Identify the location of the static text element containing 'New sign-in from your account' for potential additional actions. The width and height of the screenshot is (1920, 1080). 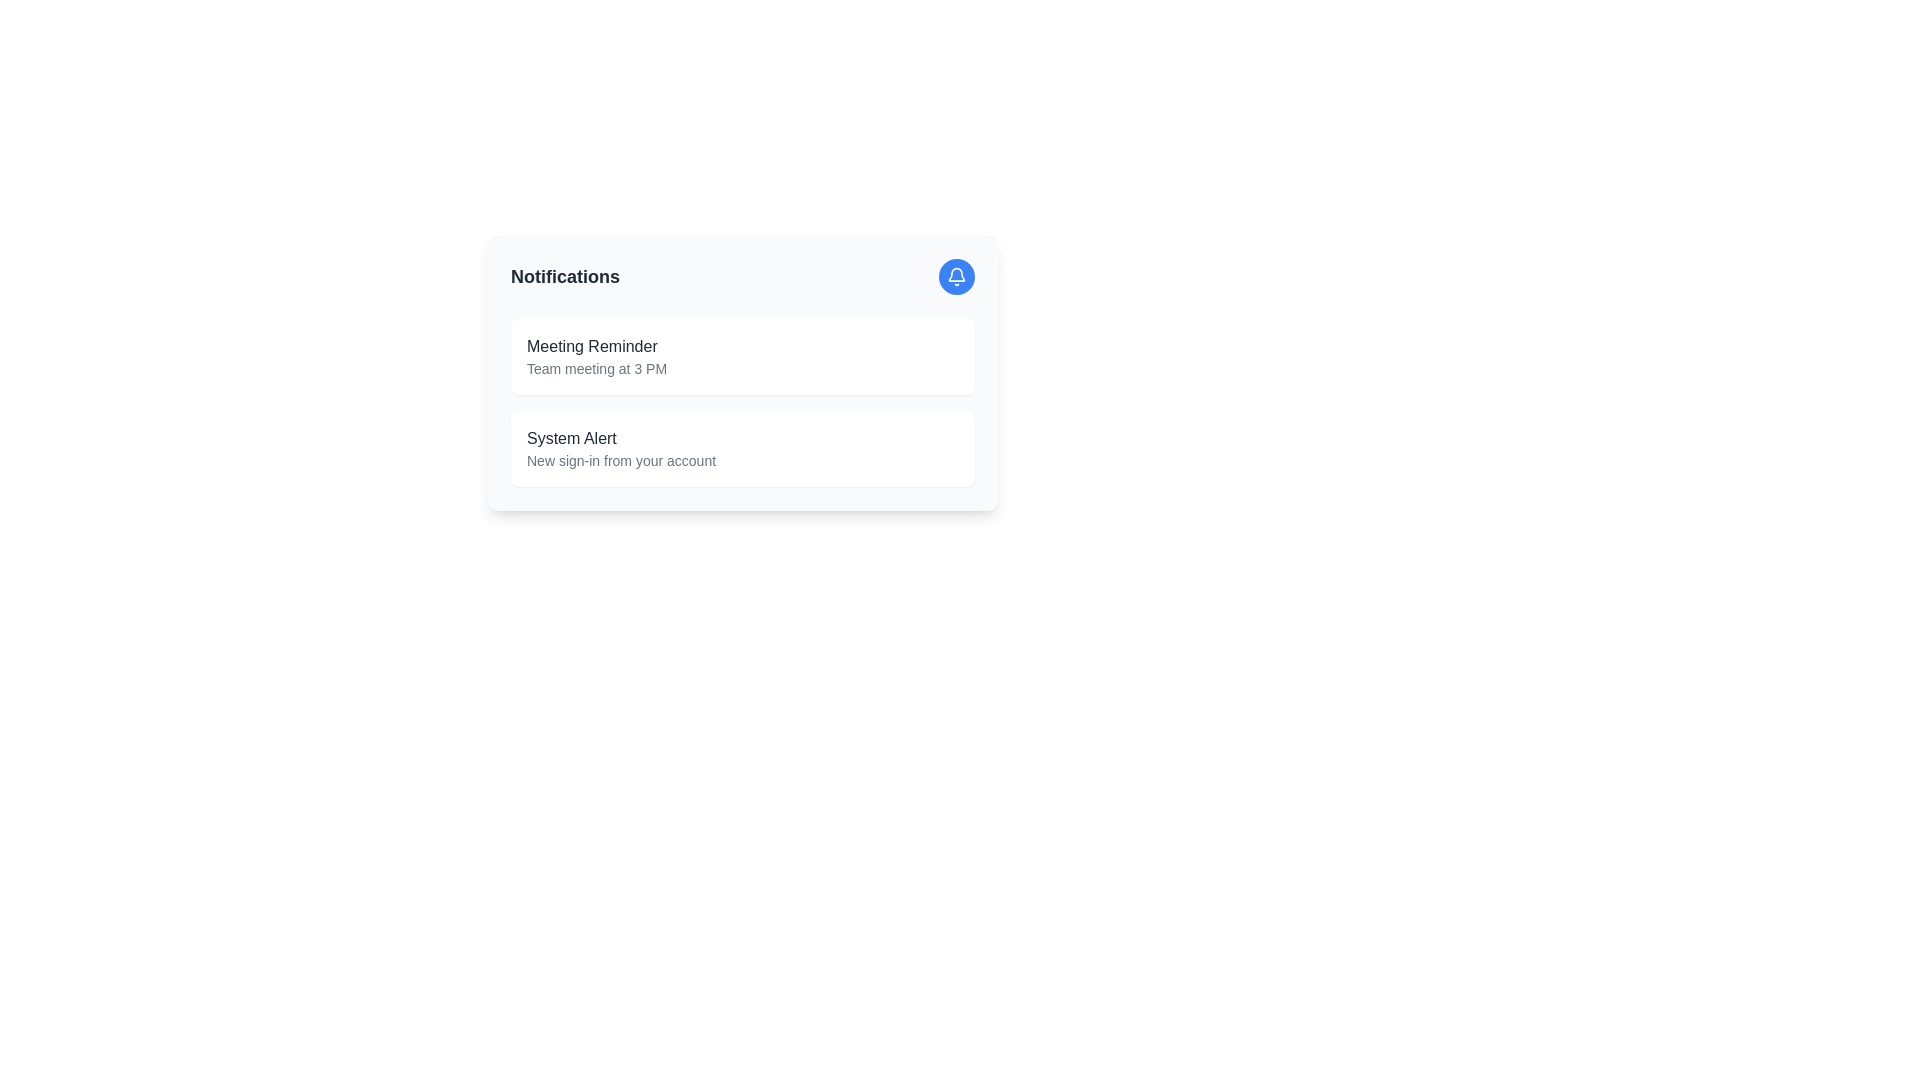
(620, 461).